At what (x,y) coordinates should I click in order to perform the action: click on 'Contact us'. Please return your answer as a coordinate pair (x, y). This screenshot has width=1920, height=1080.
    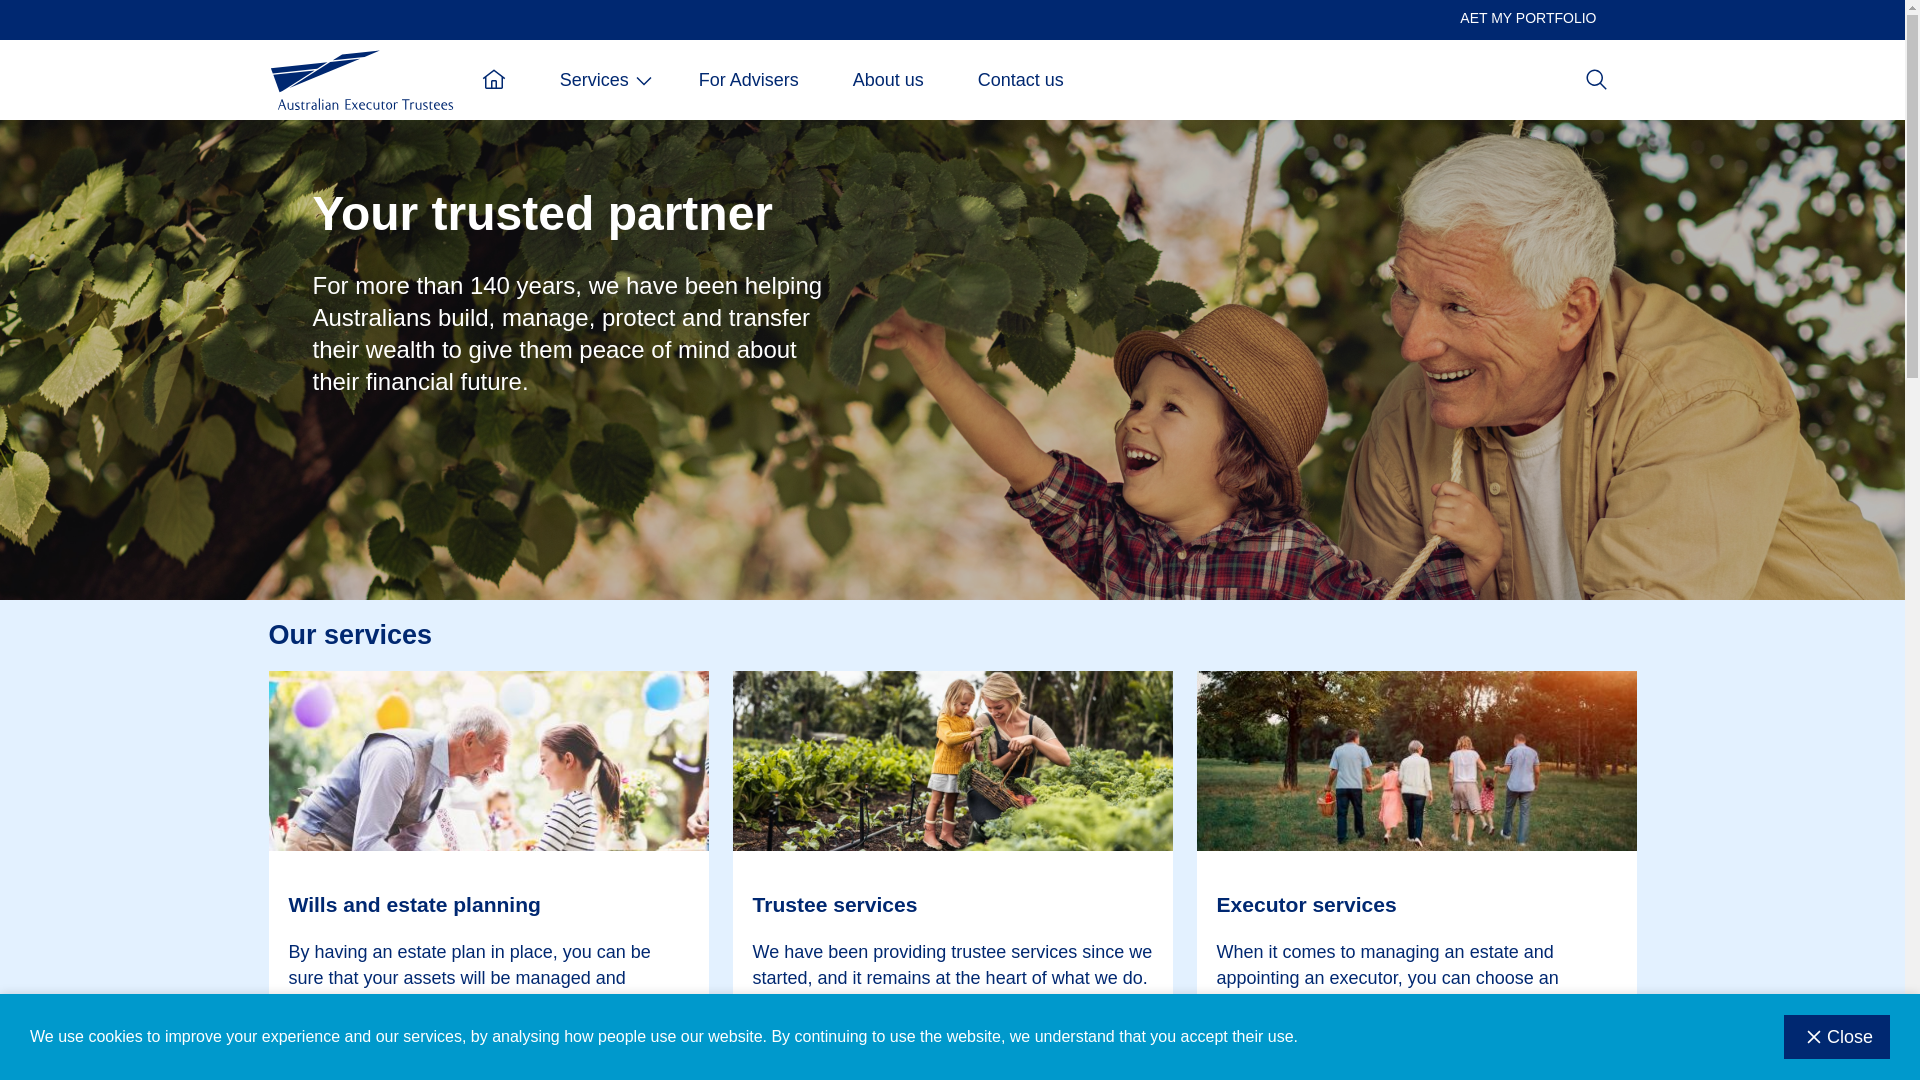
    Looking at the image, I should click on (949, 79).